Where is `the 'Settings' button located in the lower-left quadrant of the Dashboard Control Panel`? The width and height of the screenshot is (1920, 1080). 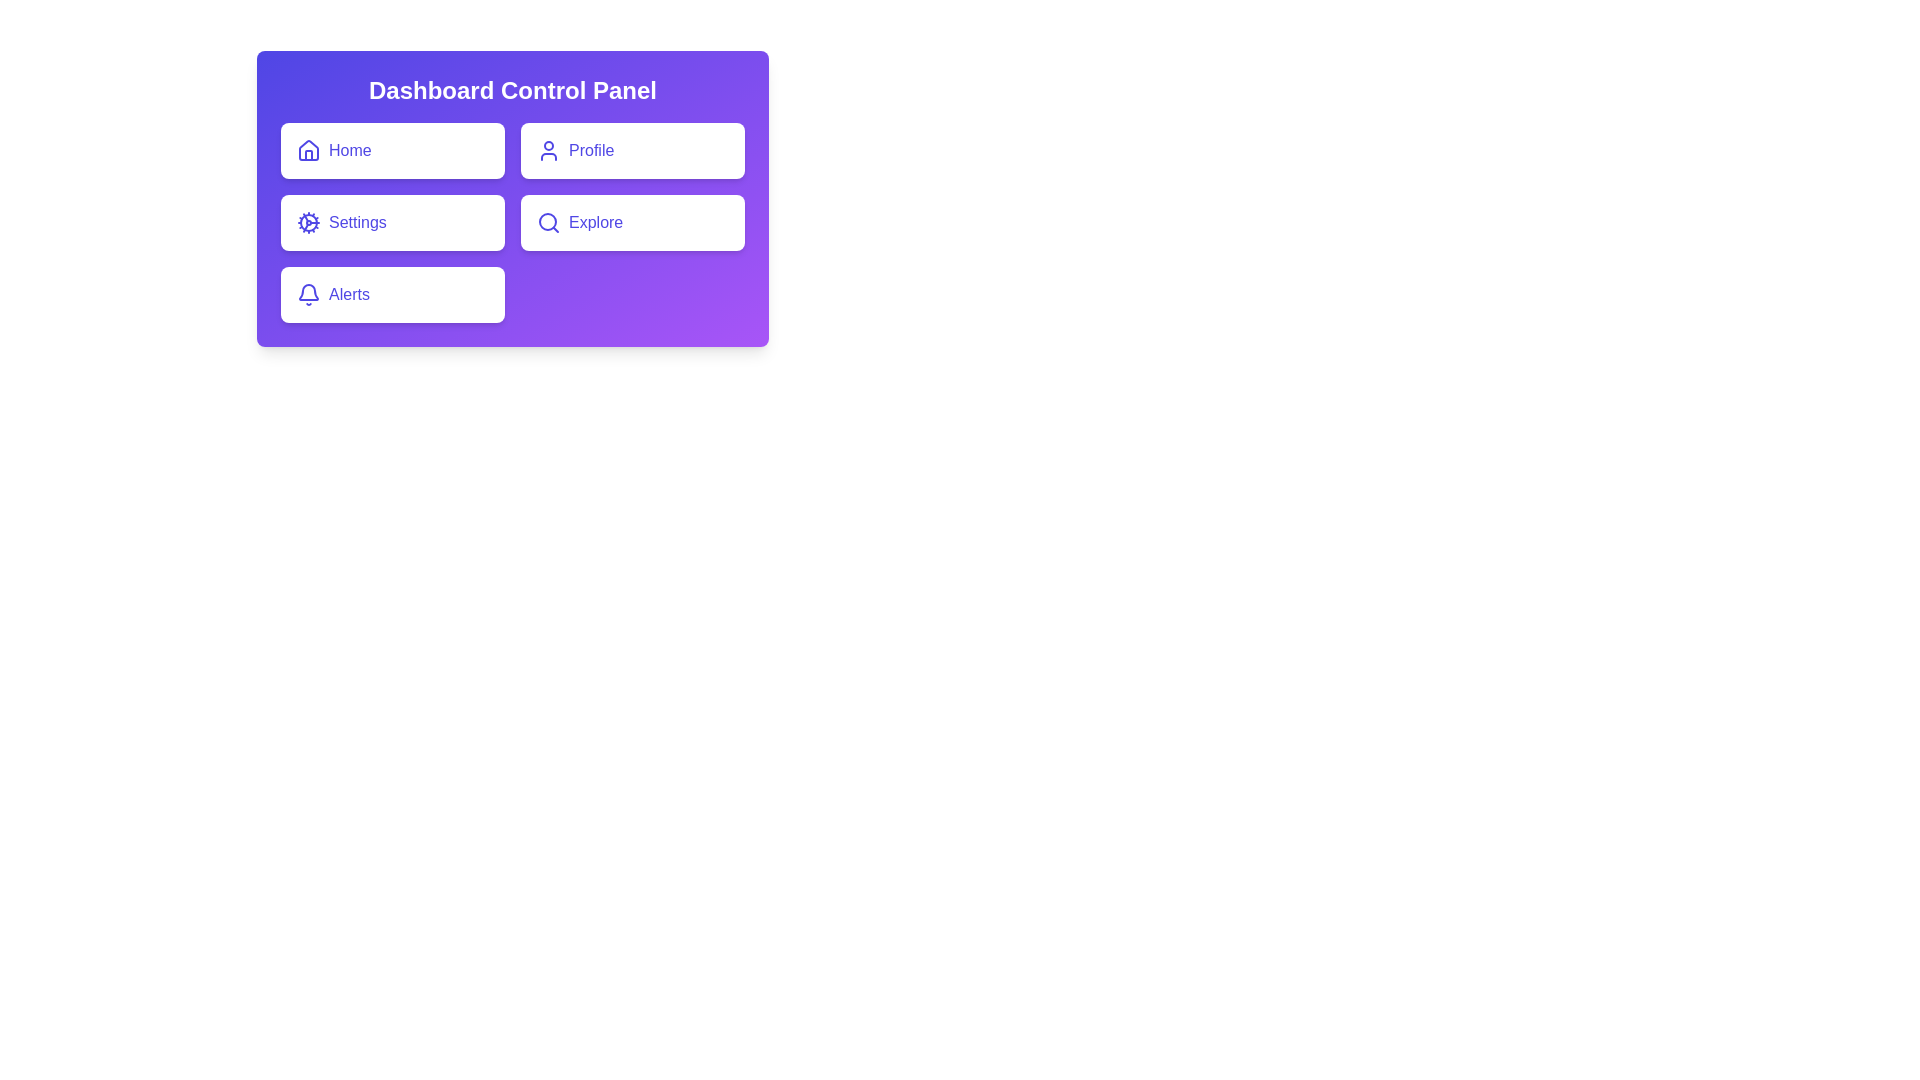
the 'Settings' button located in the lower-left quadrant of the Dashboard Control Panel is located at coordinates (393, 223).